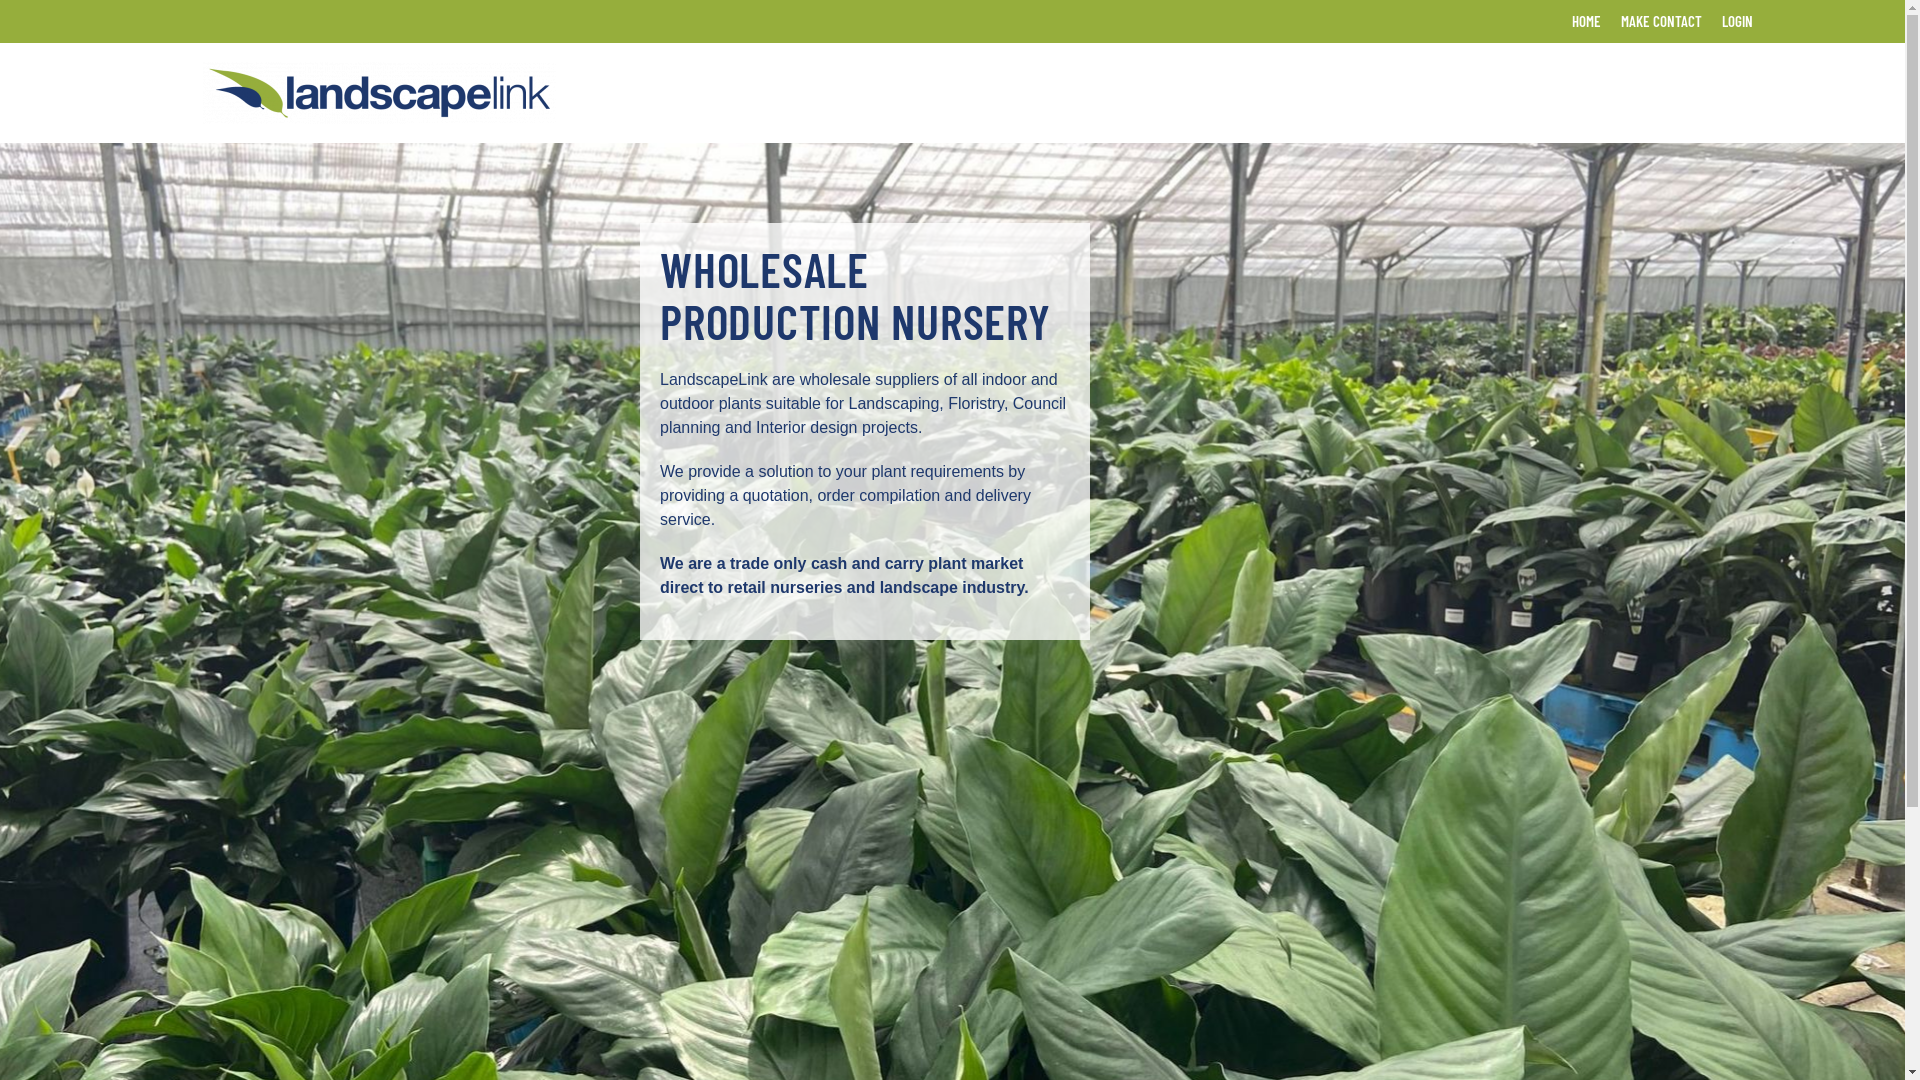 The width and height of the screenshot is (1920, 1080). I want to click on 'MAKE CONTACT', so click(1660, 21).